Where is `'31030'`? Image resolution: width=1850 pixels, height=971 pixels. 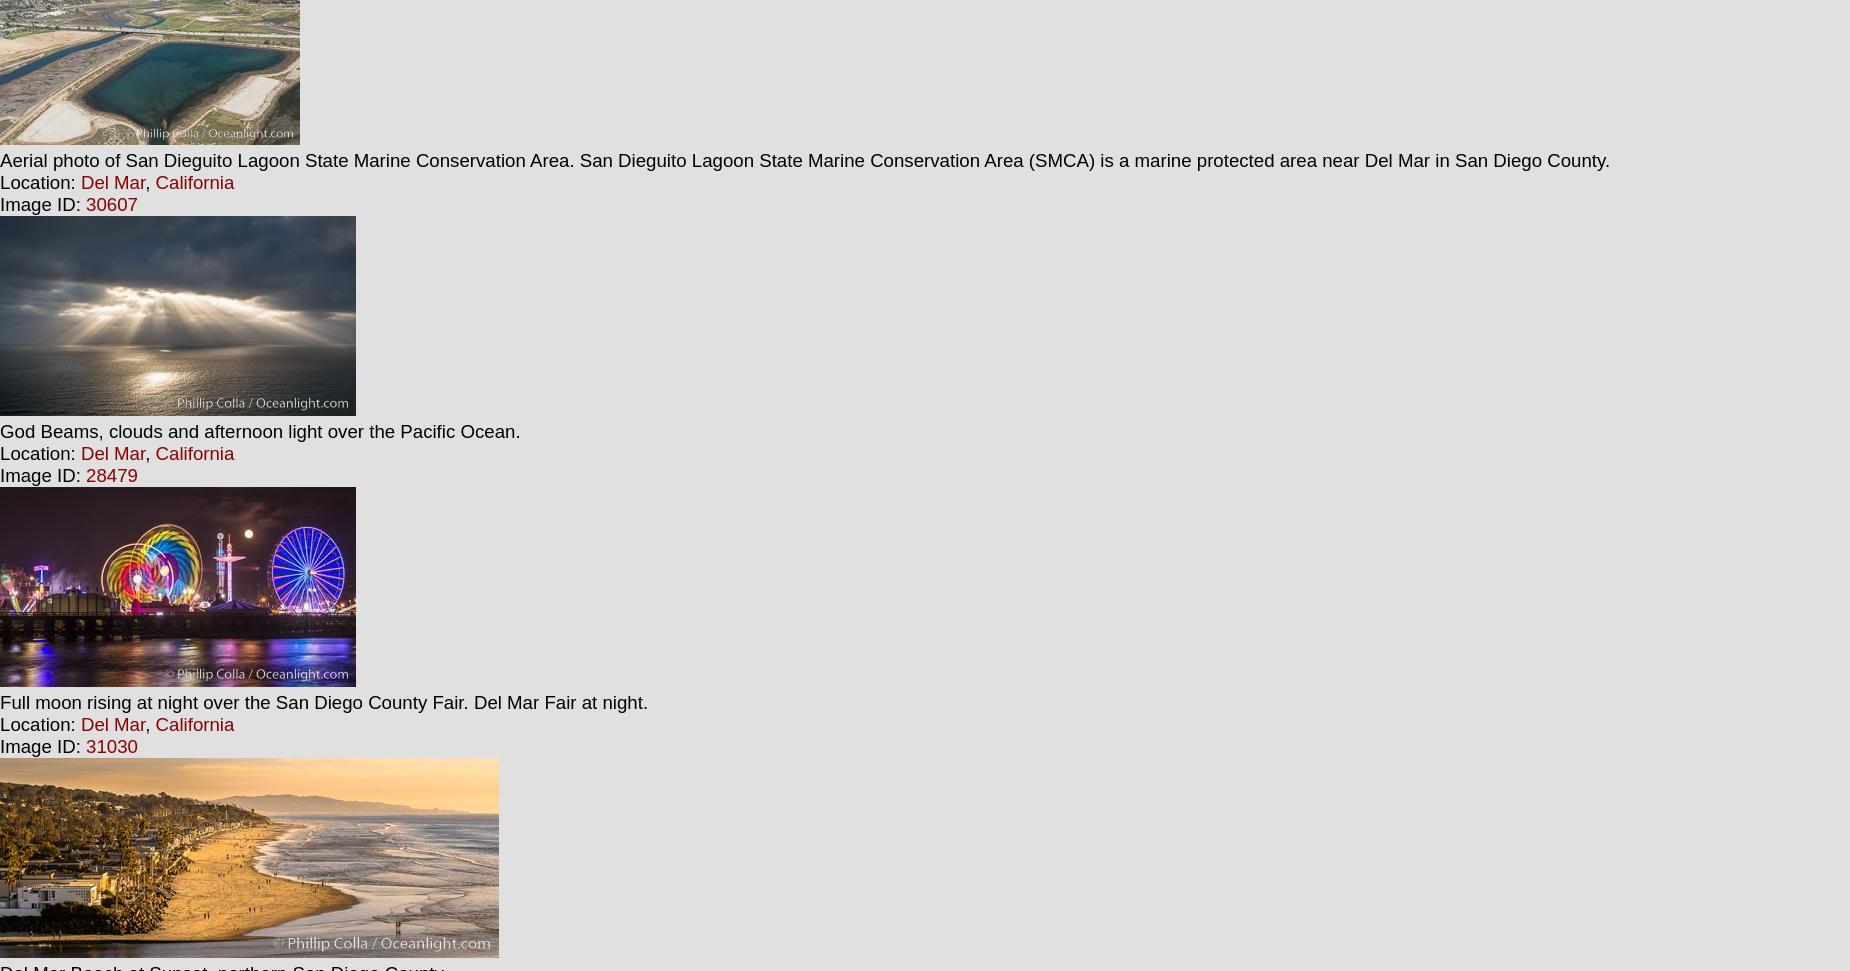
'31030' is located at coordinates (110, 745).